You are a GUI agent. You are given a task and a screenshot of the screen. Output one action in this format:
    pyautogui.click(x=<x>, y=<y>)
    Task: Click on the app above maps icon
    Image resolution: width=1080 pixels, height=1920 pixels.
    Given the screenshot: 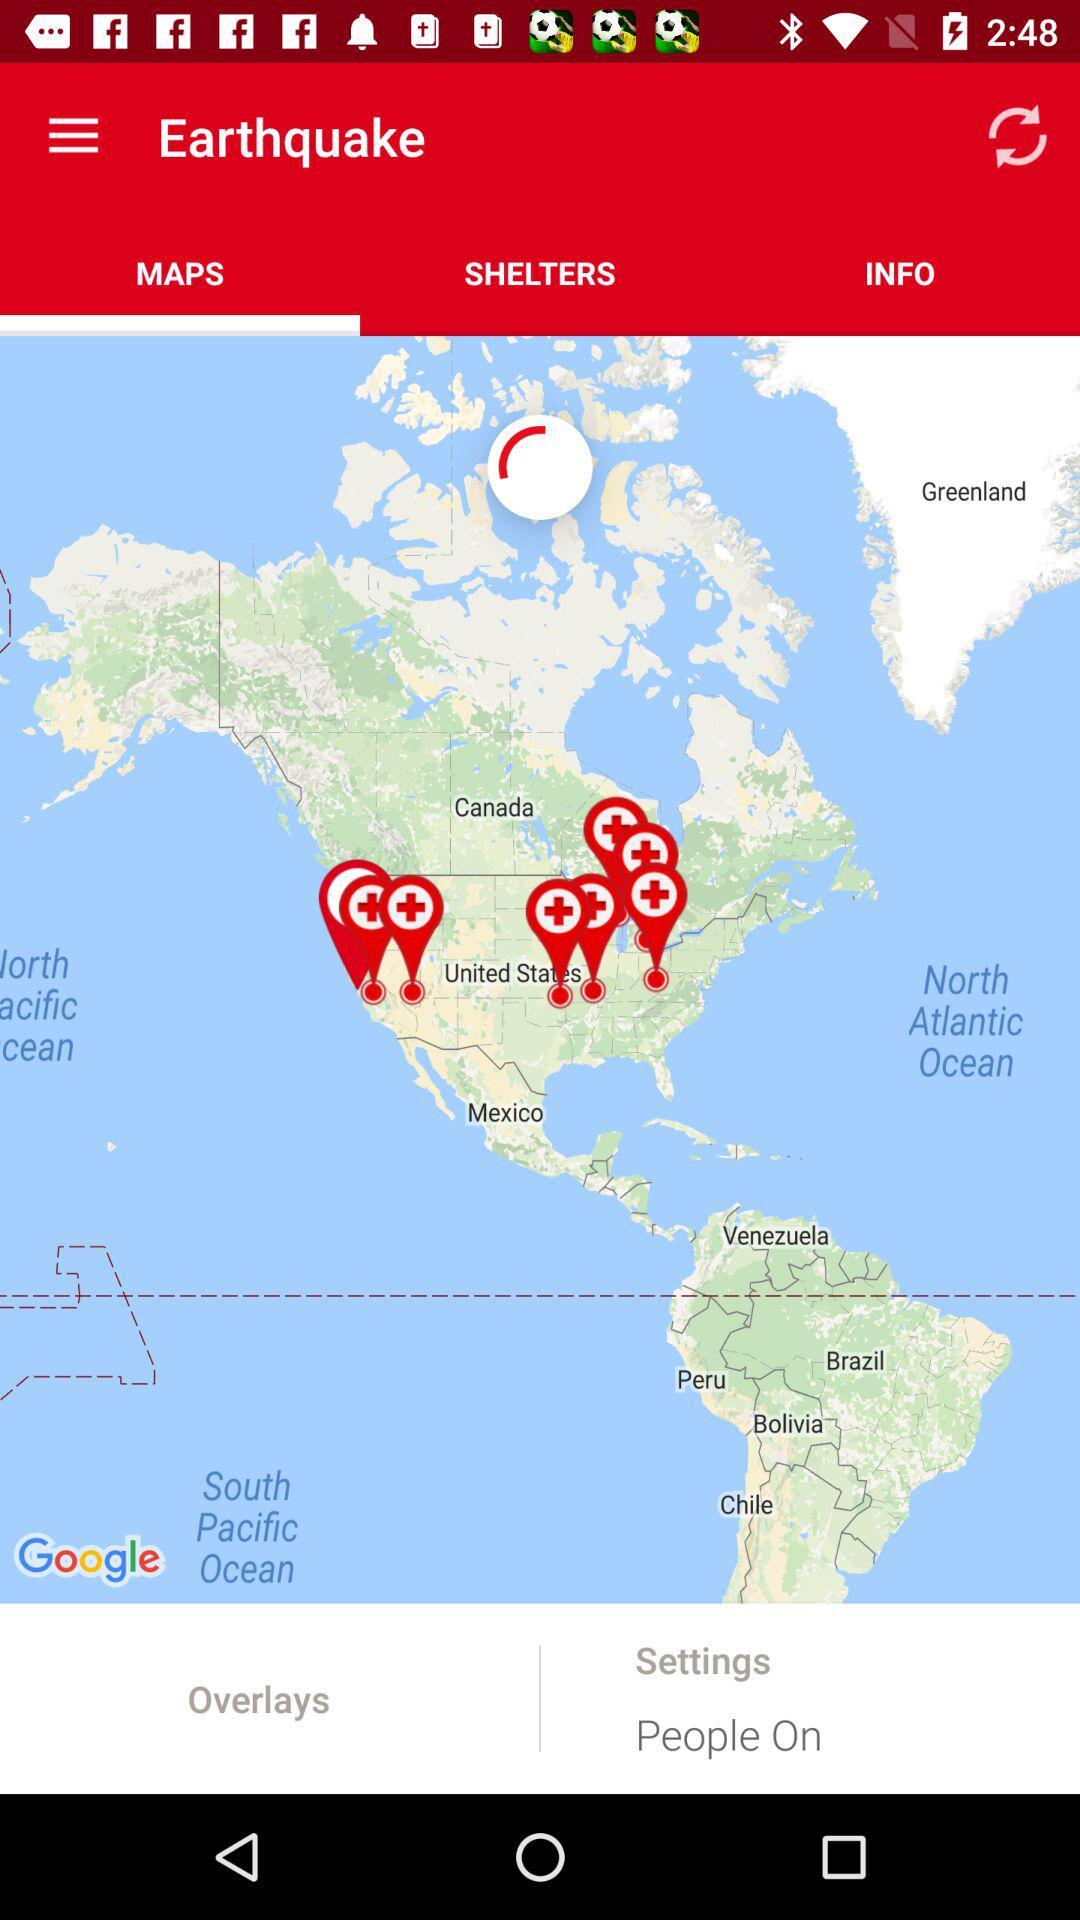 What is the action you would take?
    pyautogui.click(x=72, y=135)
    